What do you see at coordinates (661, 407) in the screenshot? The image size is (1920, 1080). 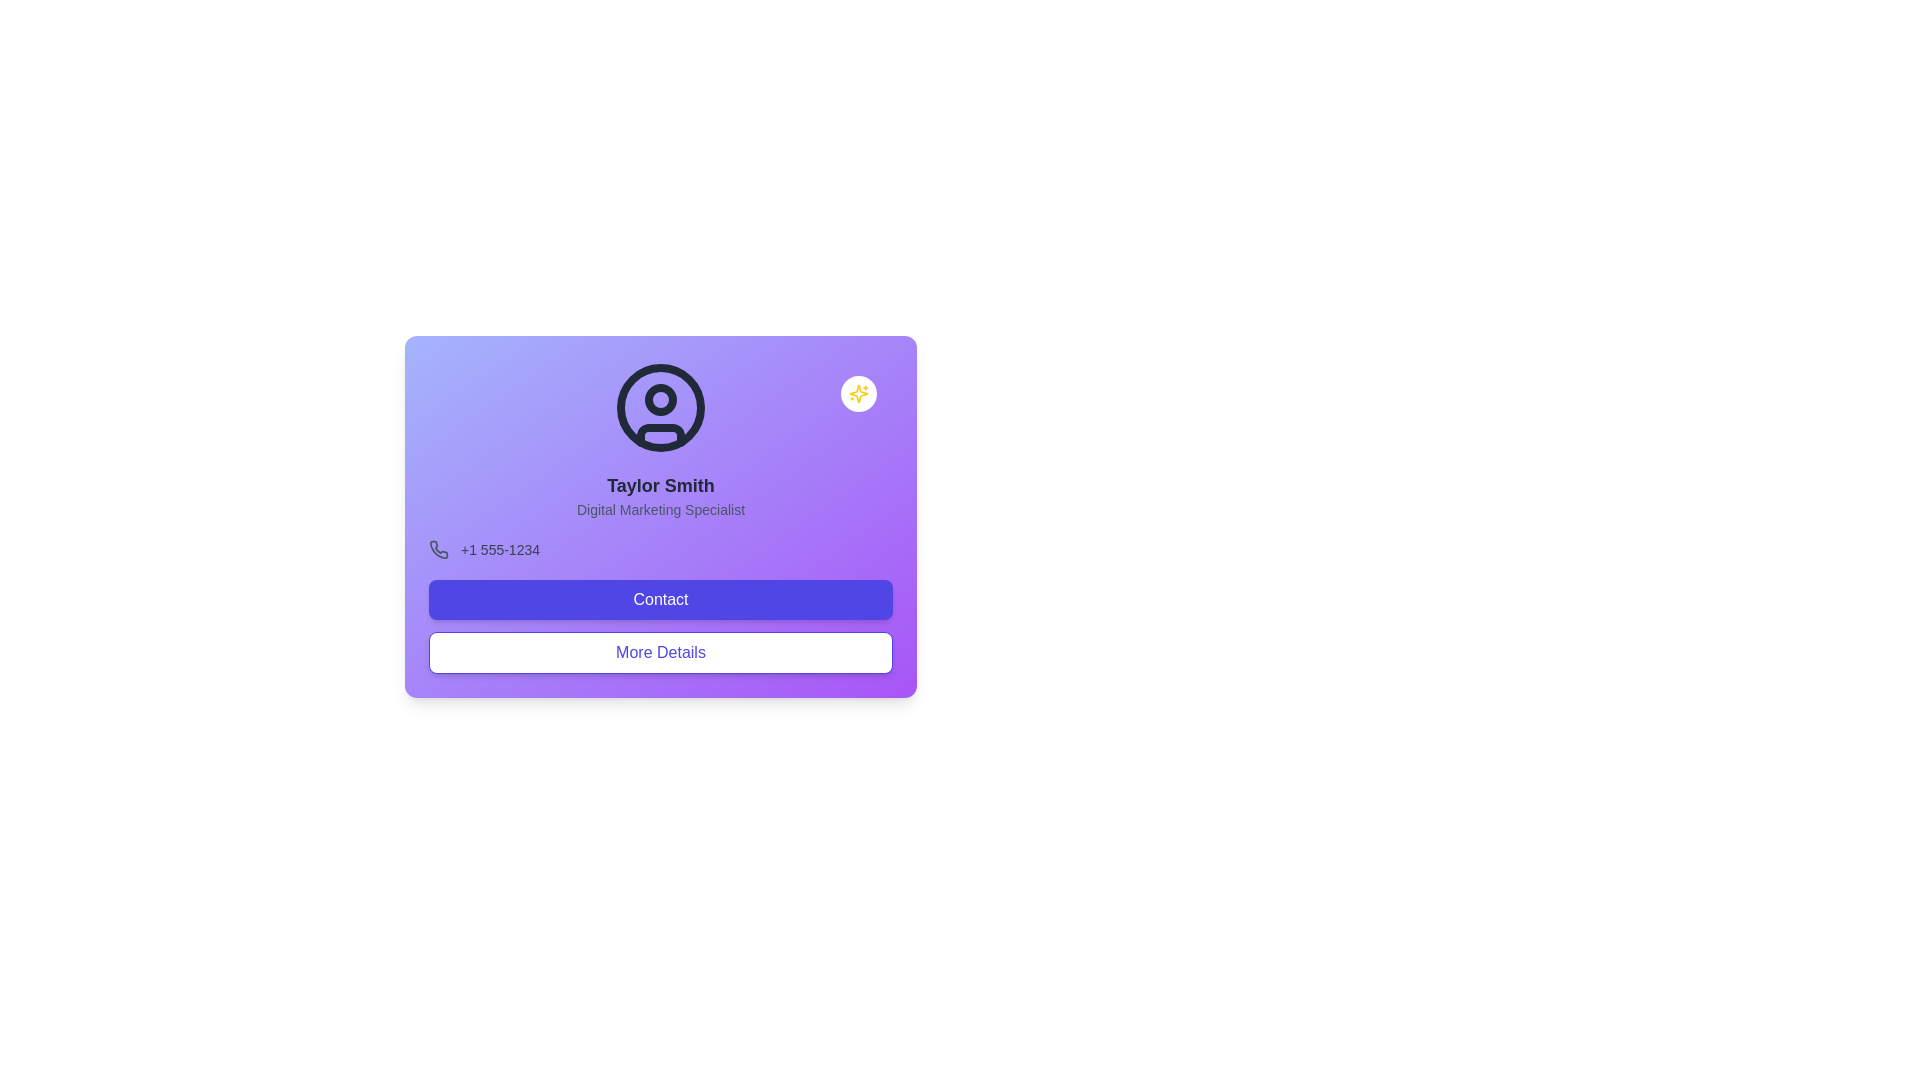 I see `the SVG Circle that represents part of the user profile icon, located at the top middle of the card interface, above the profile name 'Taylor Smith'` at bounding box center [661, 407].